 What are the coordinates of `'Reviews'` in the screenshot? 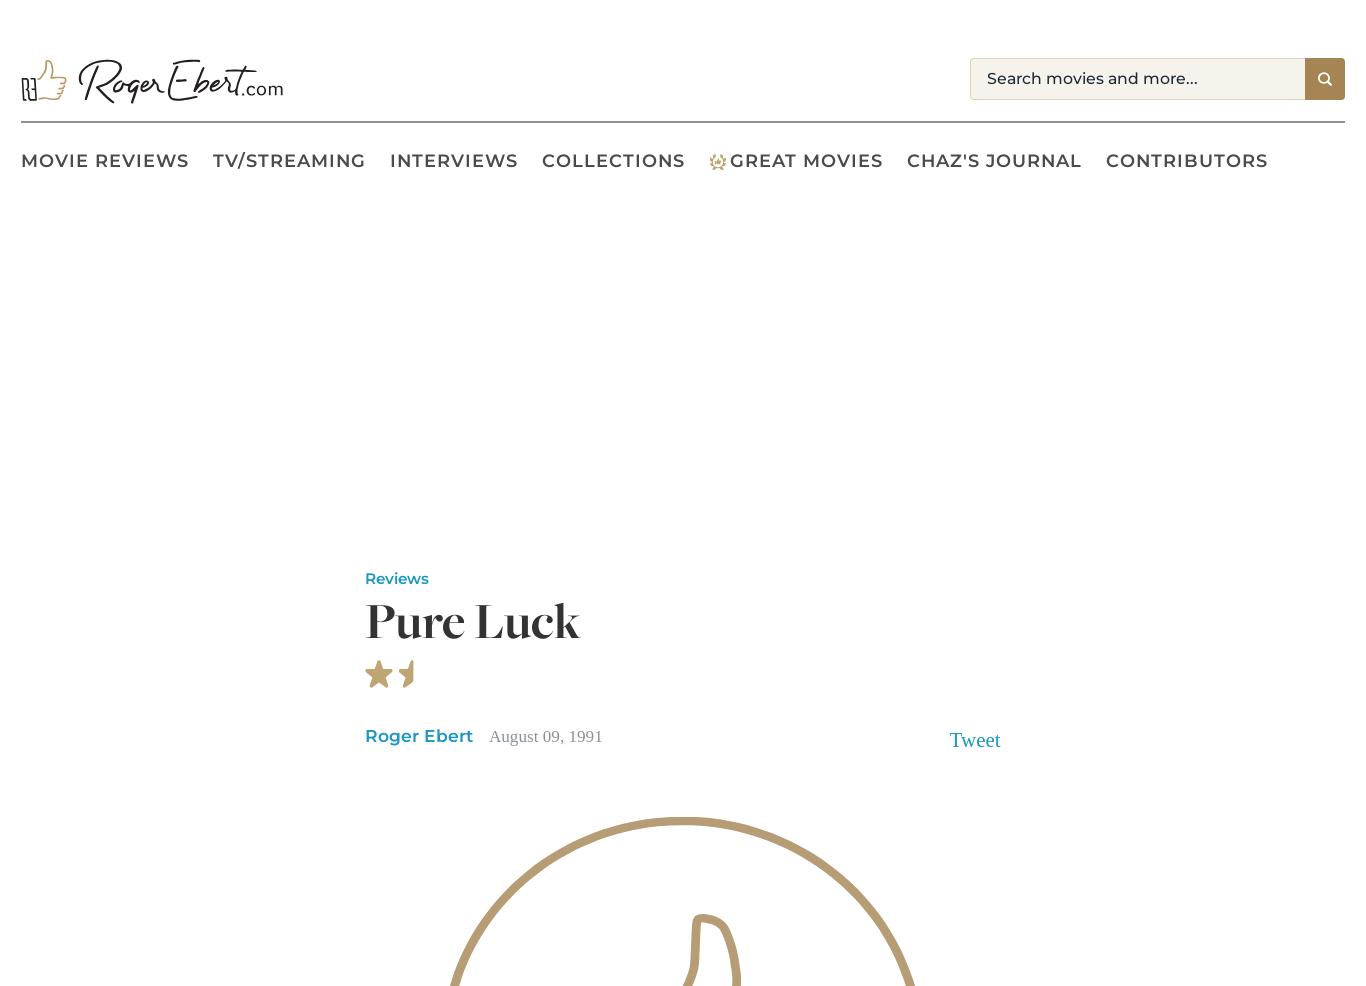 It's located at (363, 577).